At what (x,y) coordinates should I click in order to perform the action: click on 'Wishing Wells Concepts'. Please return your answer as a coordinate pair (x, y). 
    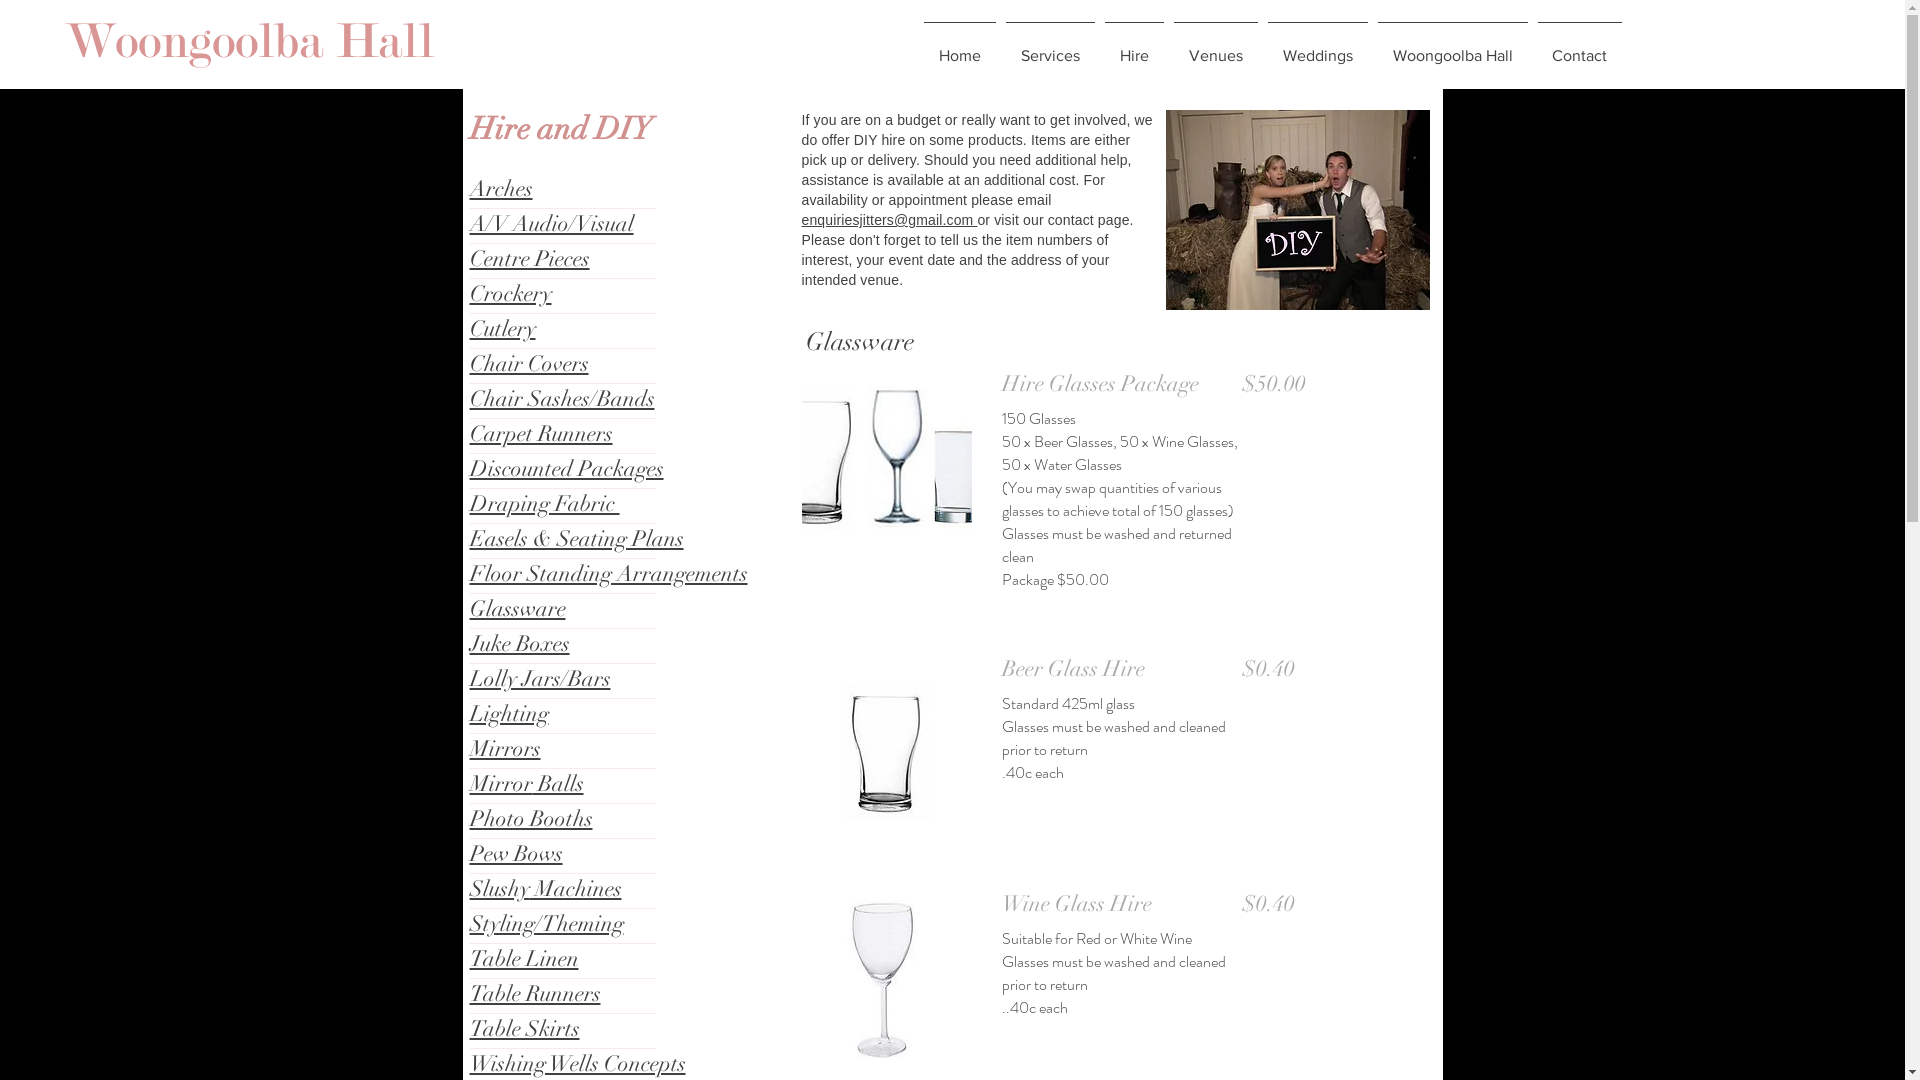
    Looking at the image, I should click on (576, 1062).